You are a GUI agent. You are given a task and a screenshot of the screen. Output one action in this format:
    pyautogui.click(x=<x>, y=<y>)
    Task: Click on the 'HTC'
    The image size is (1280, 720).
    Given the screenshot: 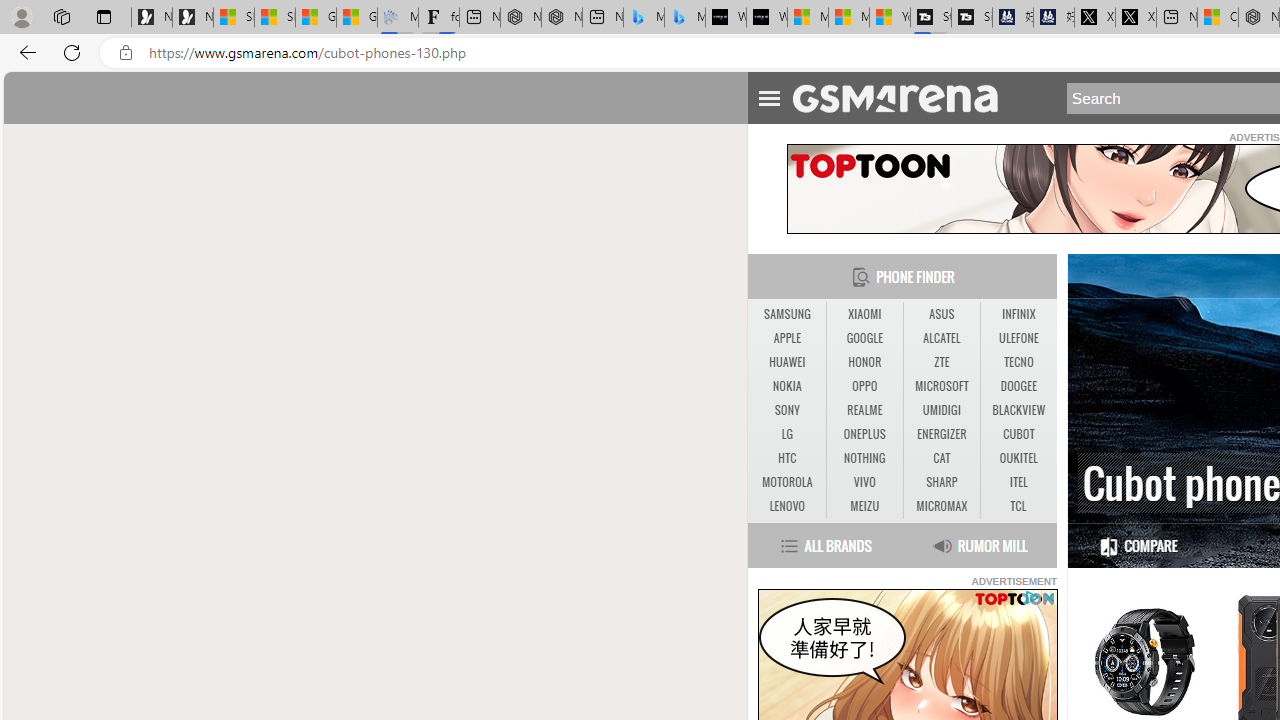 What is the action you would take?
    pyautogui.click(x=786, y=458)
    